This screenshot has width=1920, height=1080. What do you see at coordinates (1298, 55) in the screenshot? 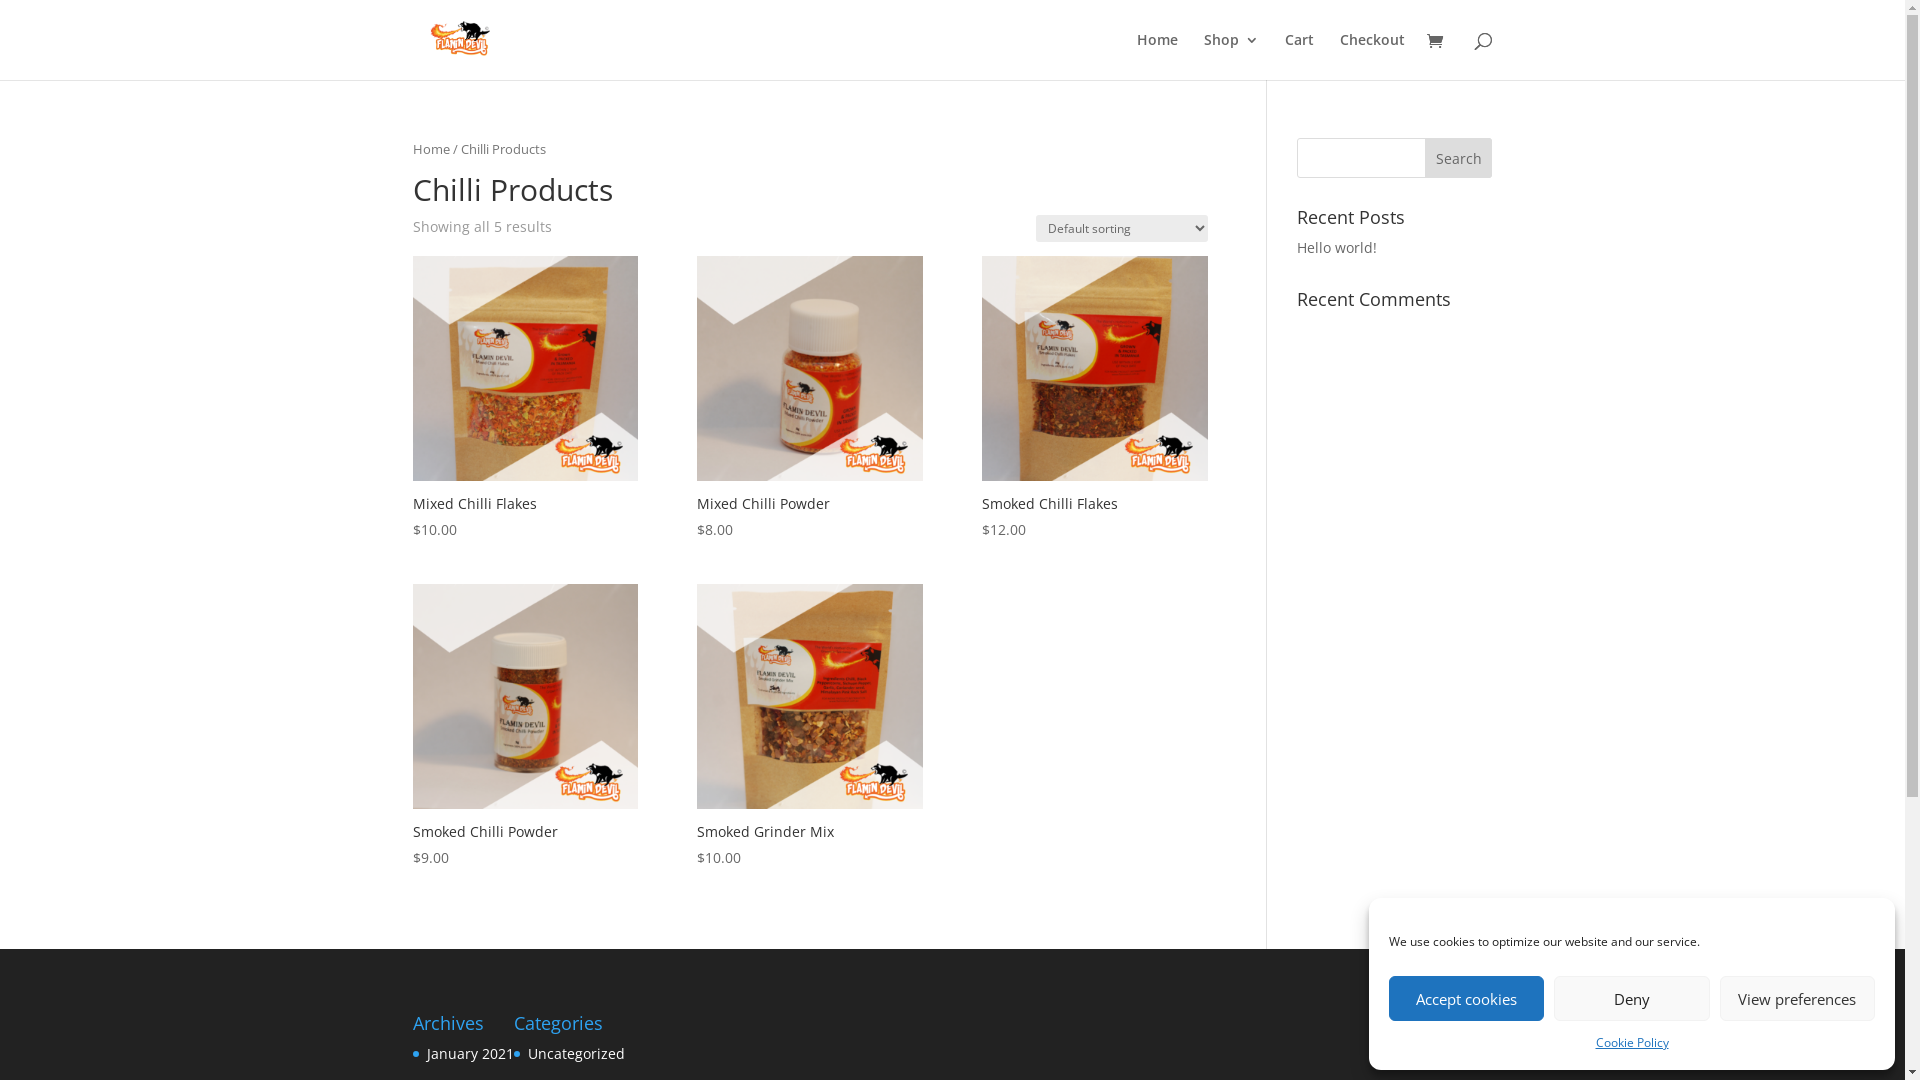
I see `'Cart'` at bounding box center [1298, 55].